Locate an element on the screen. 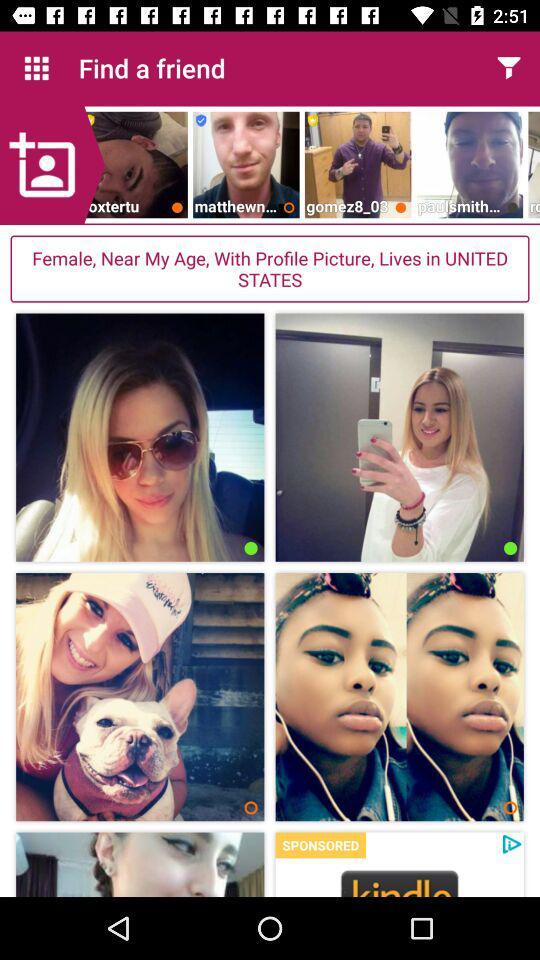  item to the left of the find a friend is located at coordinates (36, 68).